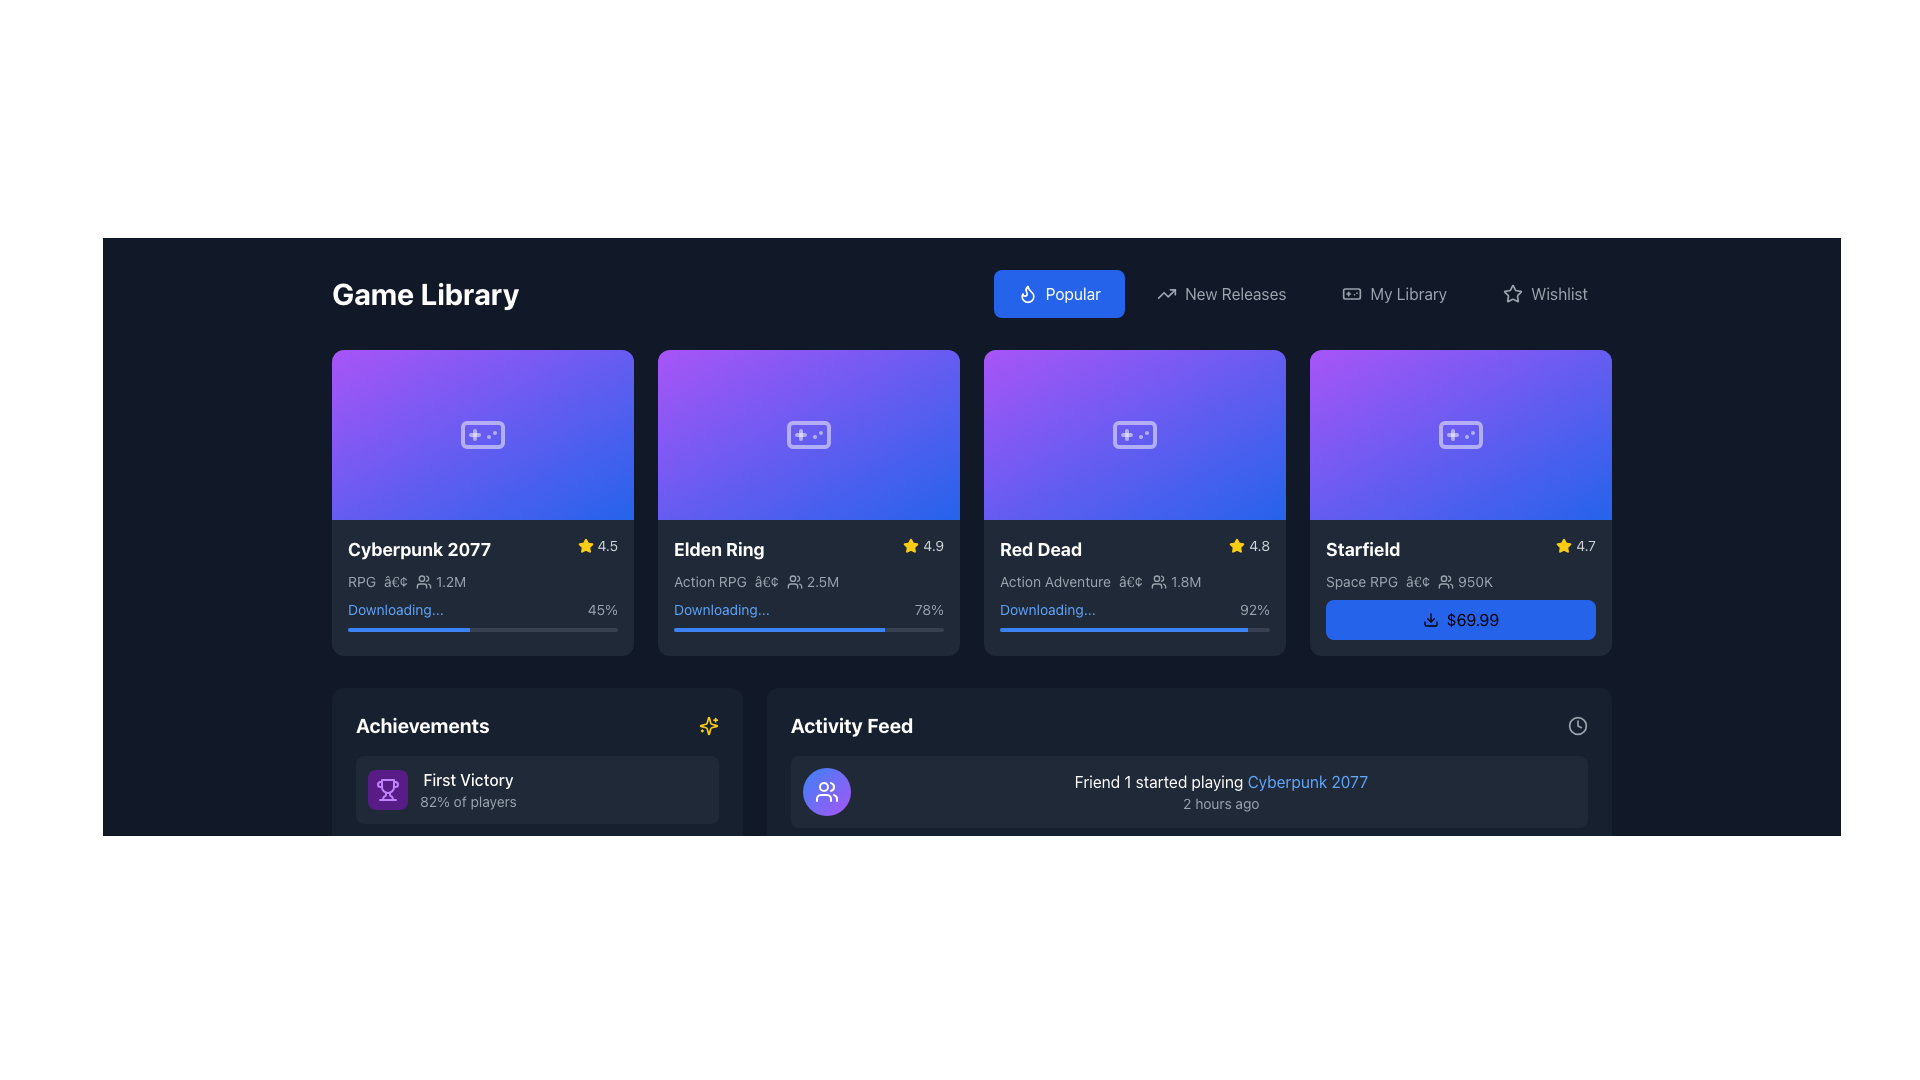 This screenshot has height=1080, width=1920. I want to click on the circular element that is part of the clock icon located in the lower-right corner of the 'Activity Feed' section, specifically at the end of a feed entry, so click(1577, 725).